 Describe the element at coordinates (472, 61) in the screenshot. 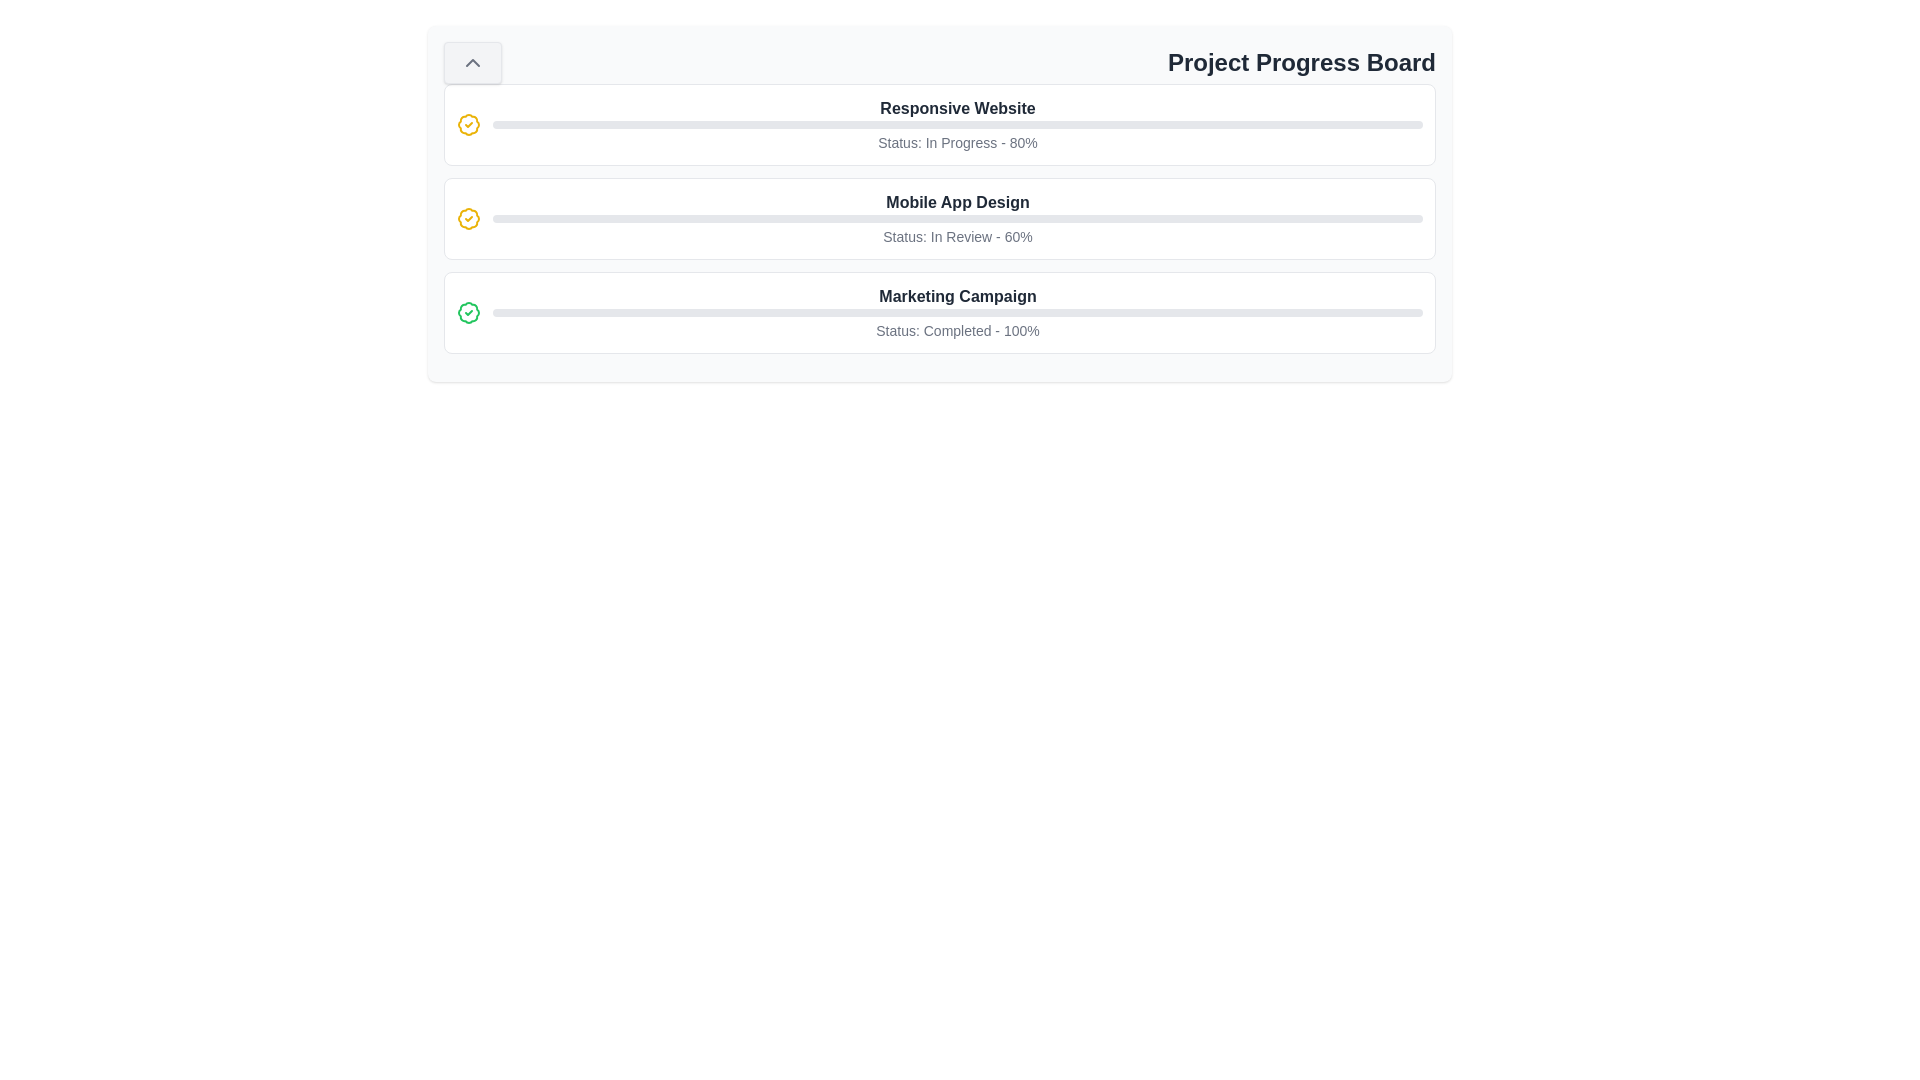

I see `the toggle button located in the upper-left corner of the 'Project Progress Board' section` at that location.